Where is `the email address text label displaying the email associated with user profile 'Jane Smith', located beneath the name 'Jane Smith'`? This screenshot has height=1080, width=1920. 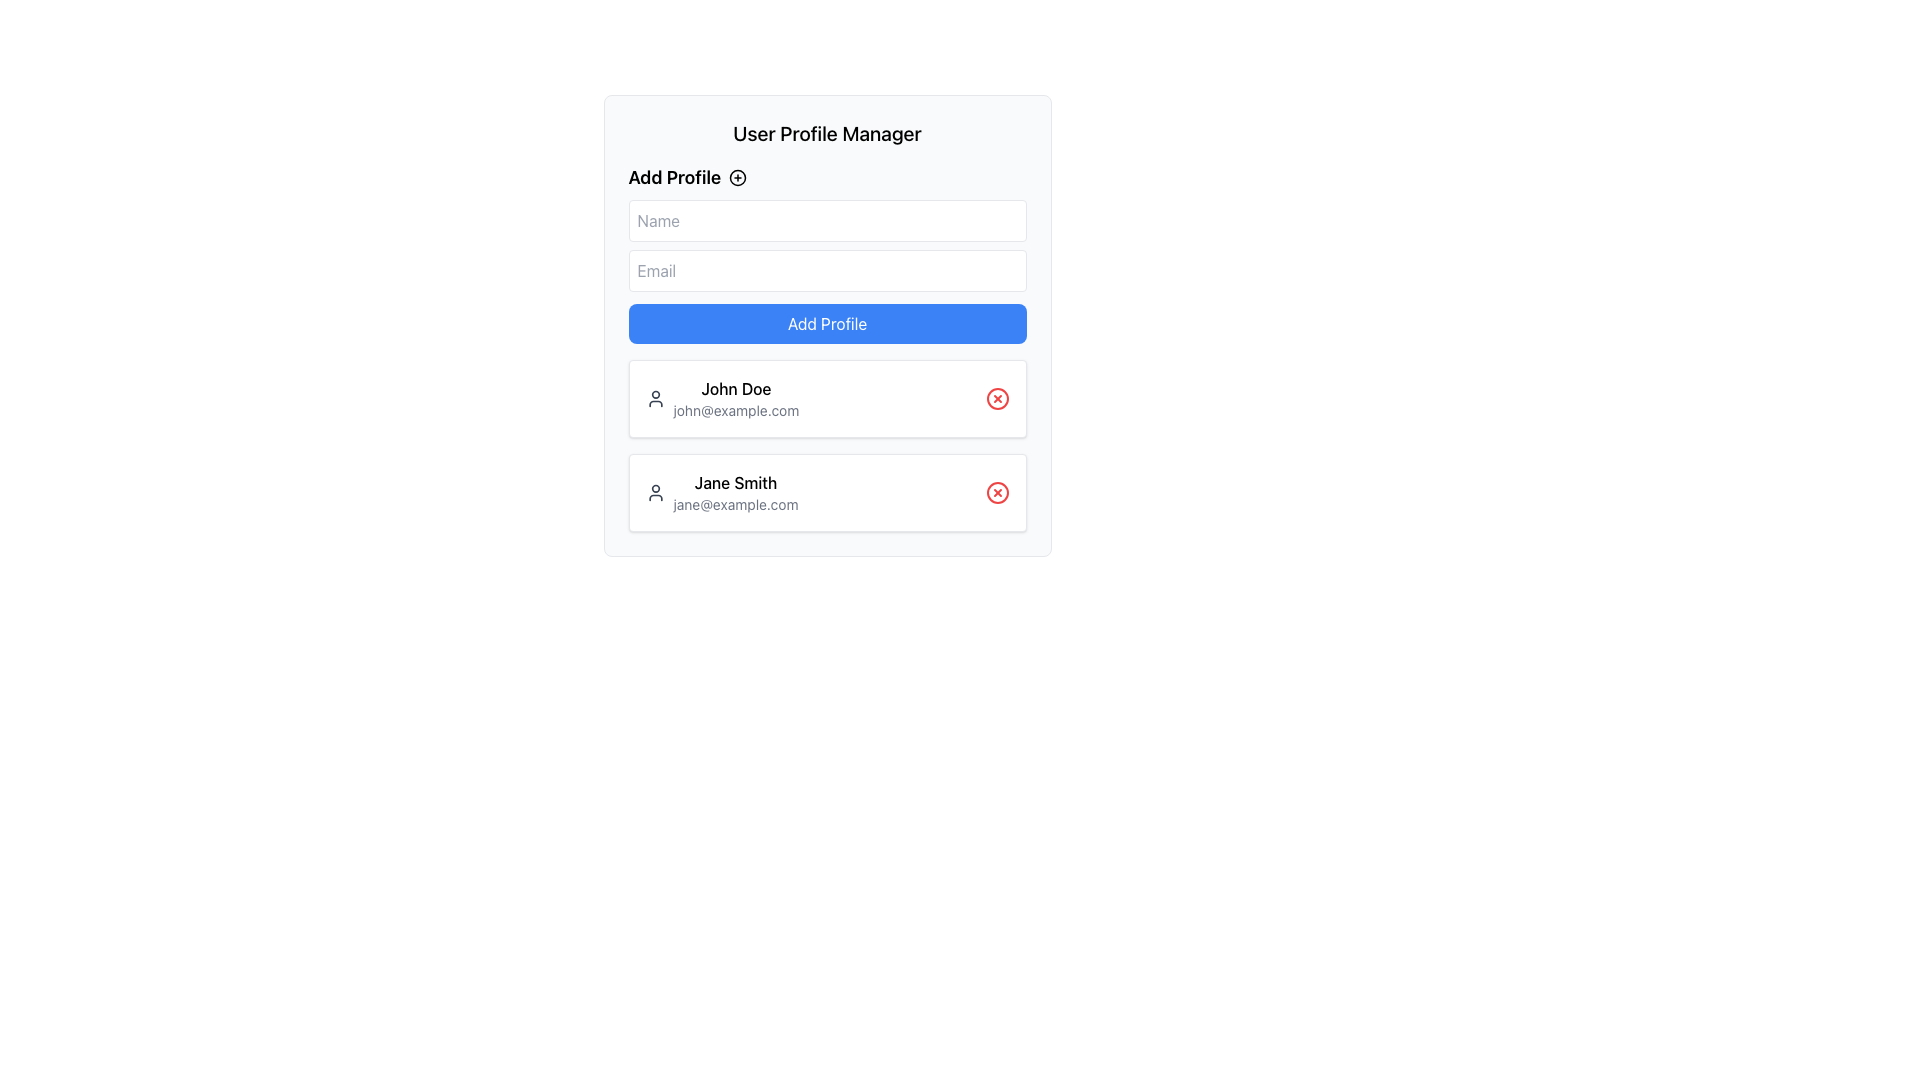
the email address text label displaying the email associated with user profile 'Jane Smith', located beneath the name 'Jane Smith' is located at coordinates (734, 504).